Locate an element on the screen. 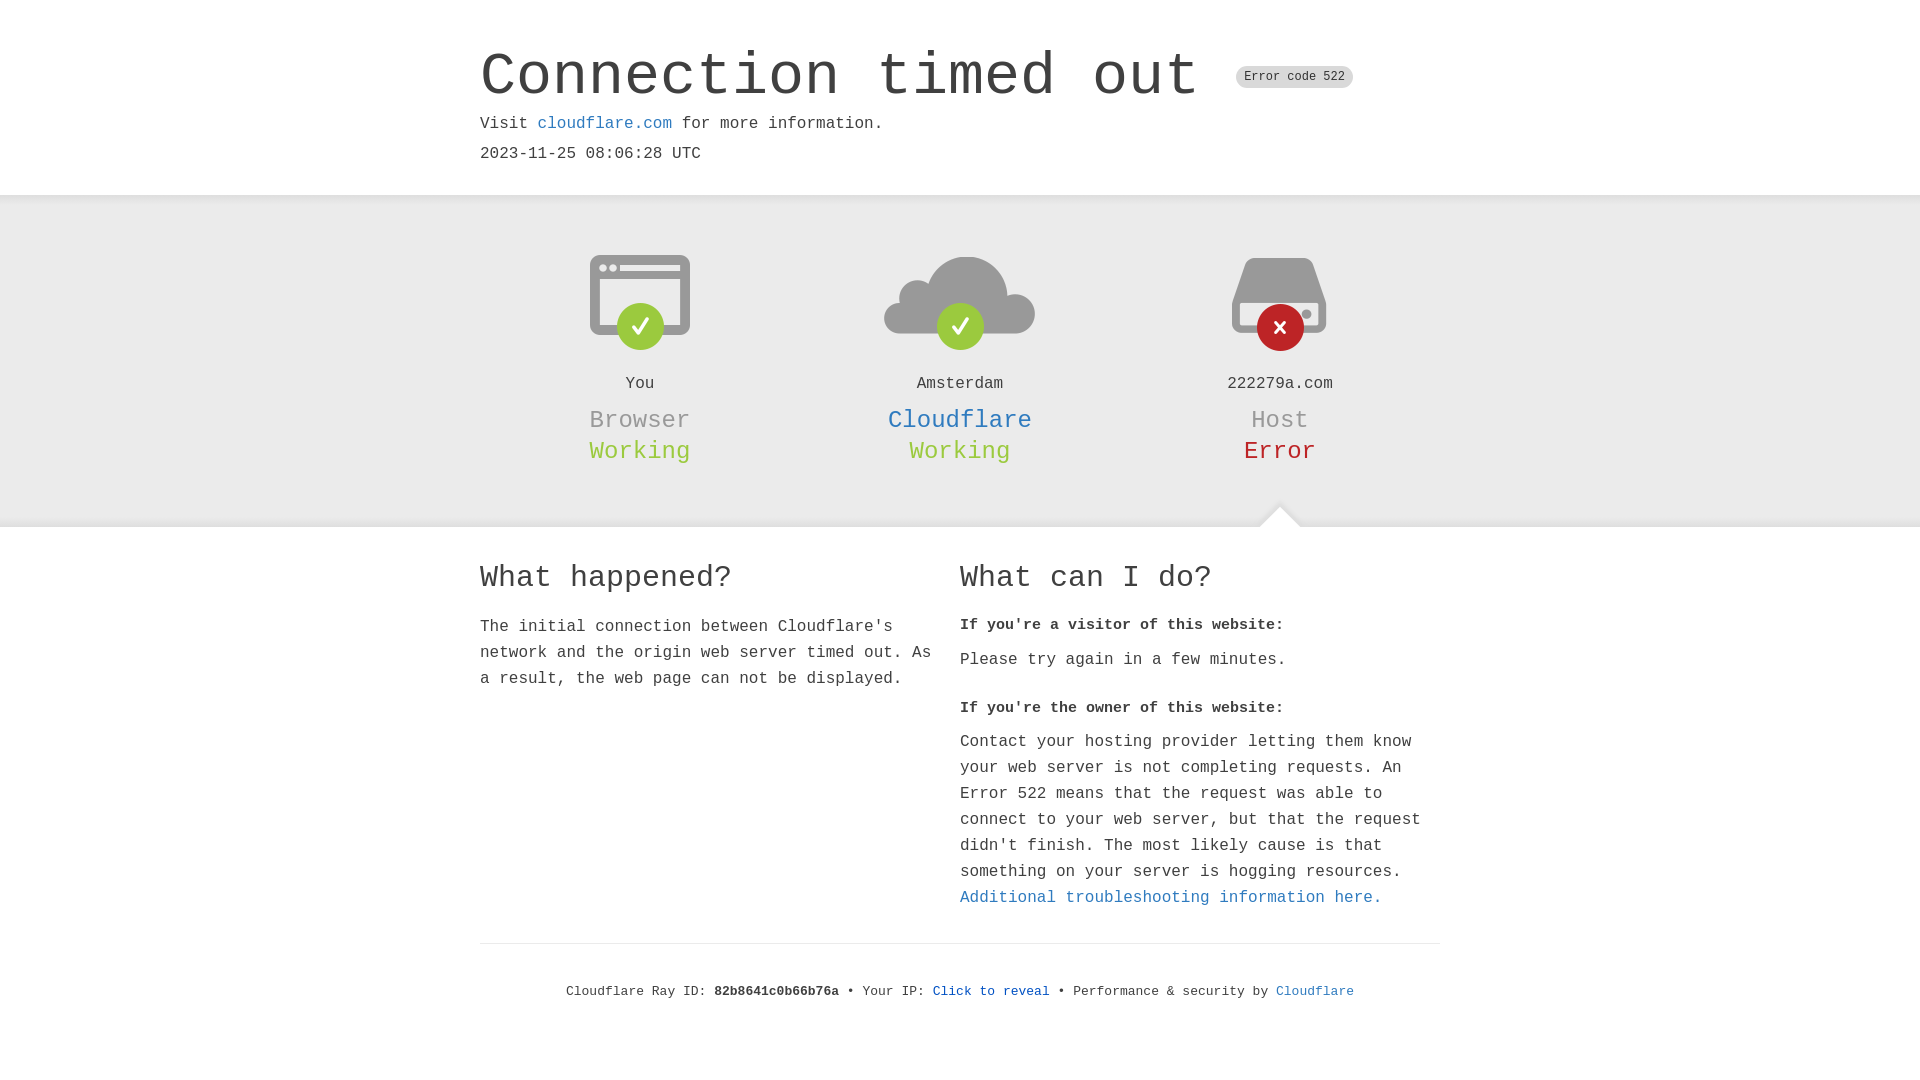  'Cloudflare' is located at coordinates (960, 419).